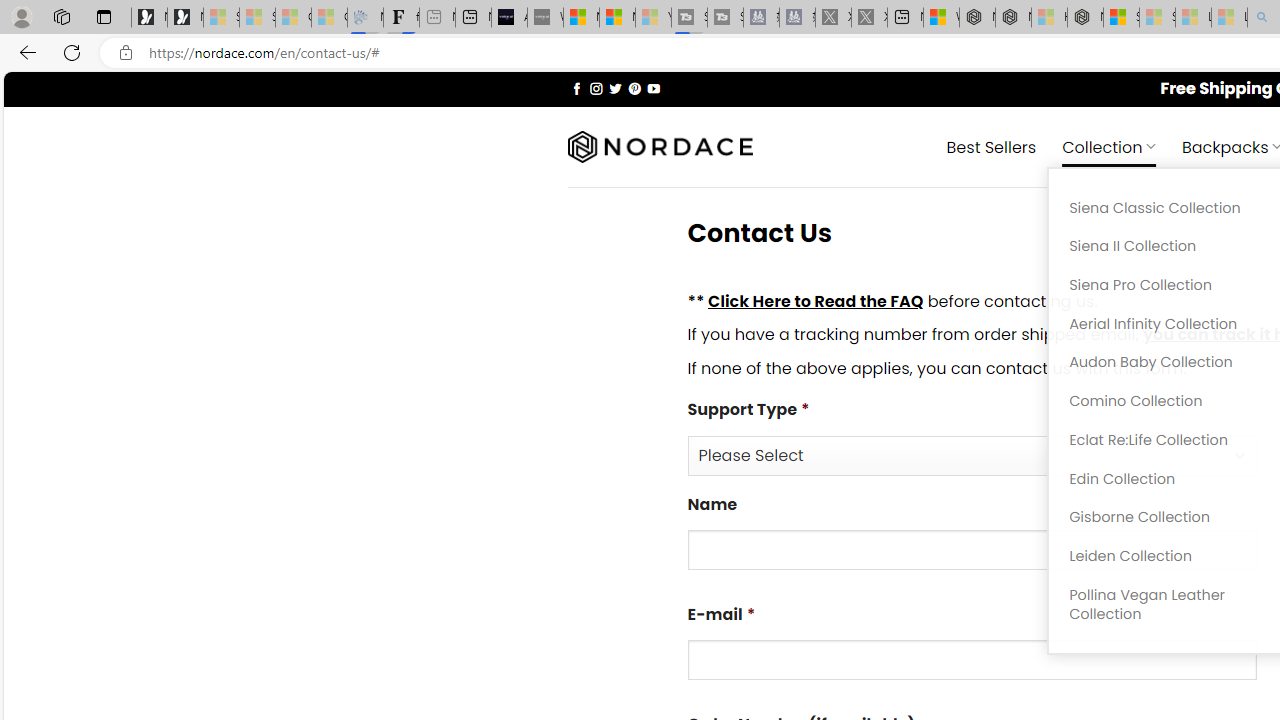  Describe the element at coordinates (991, 145) in the screenshot. I see `' Best Sellers'` at that location.